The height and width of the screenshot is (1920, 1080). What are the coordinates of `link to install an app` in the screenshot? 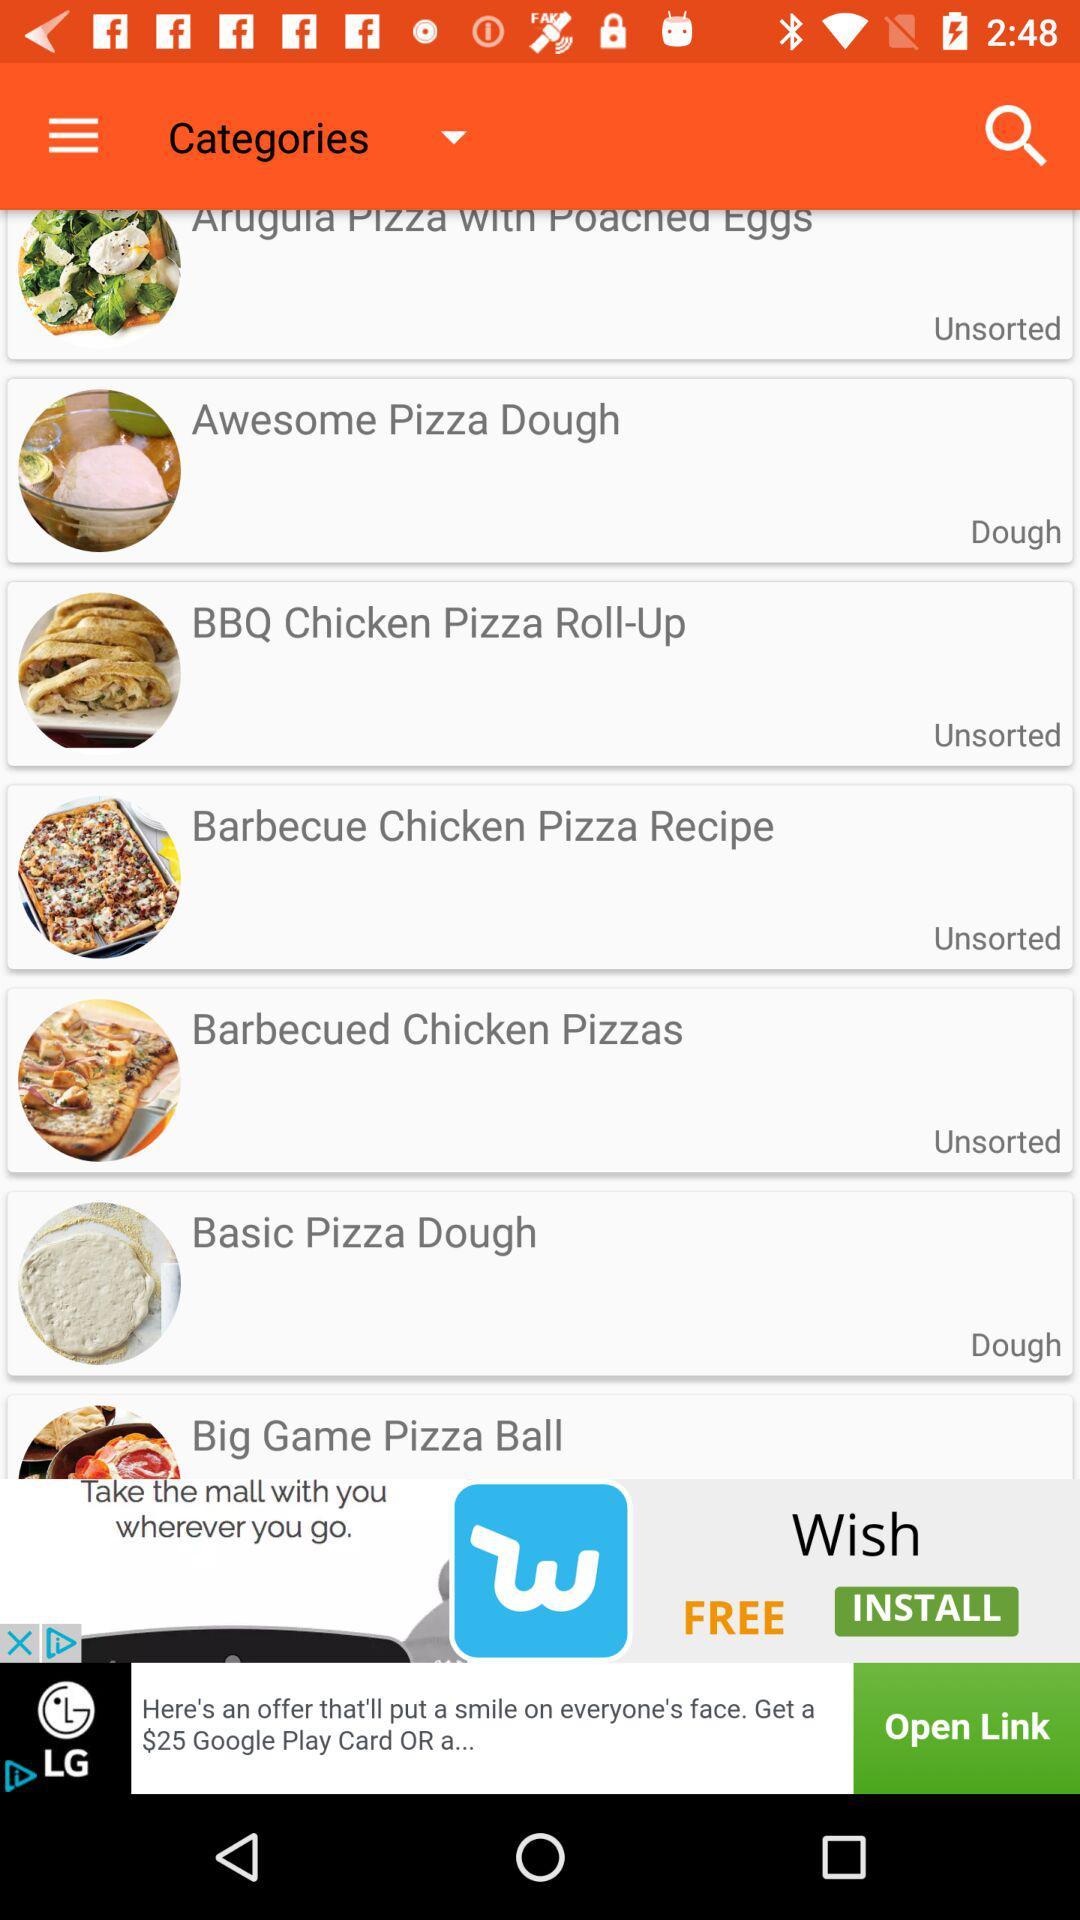 It's located at (540, 1569).